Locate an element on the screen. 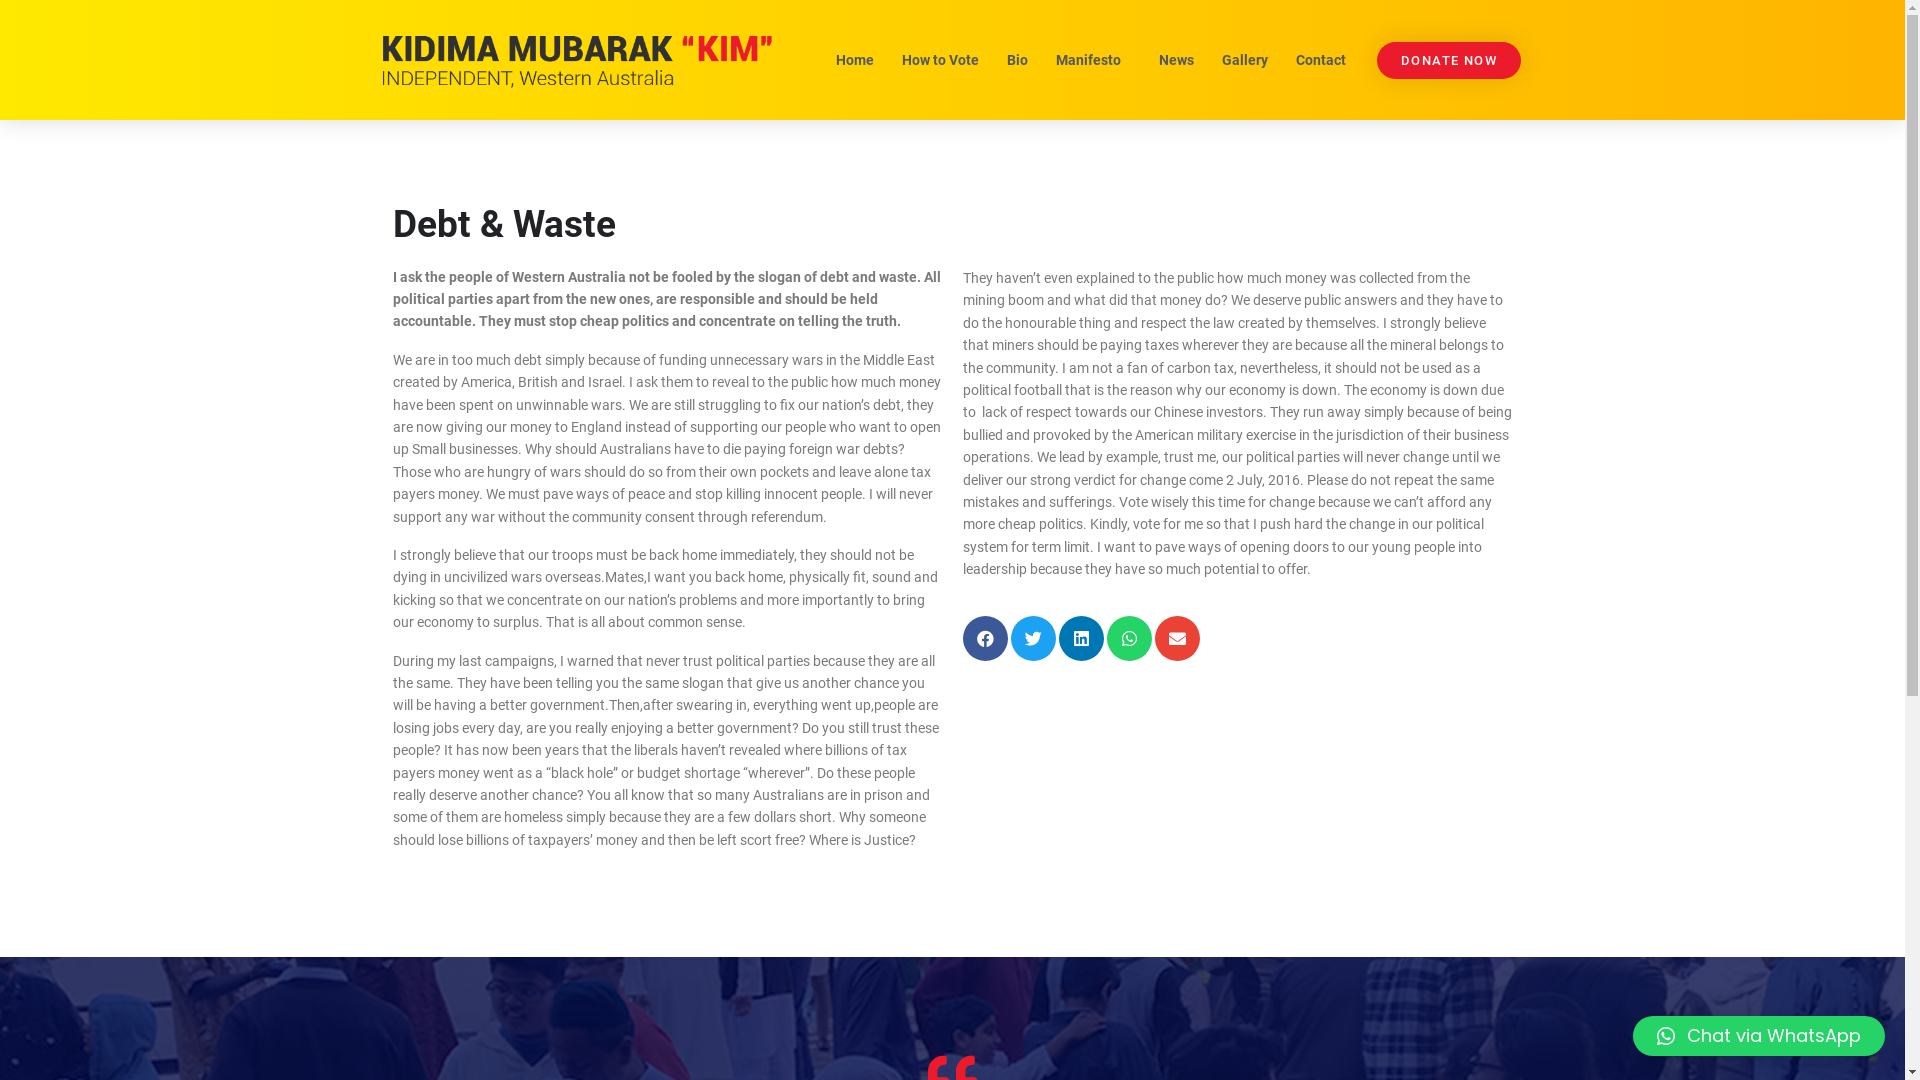 The height and width of the screenshot is (1080, 1920). 'News' is located at coordinates (1147, 59).